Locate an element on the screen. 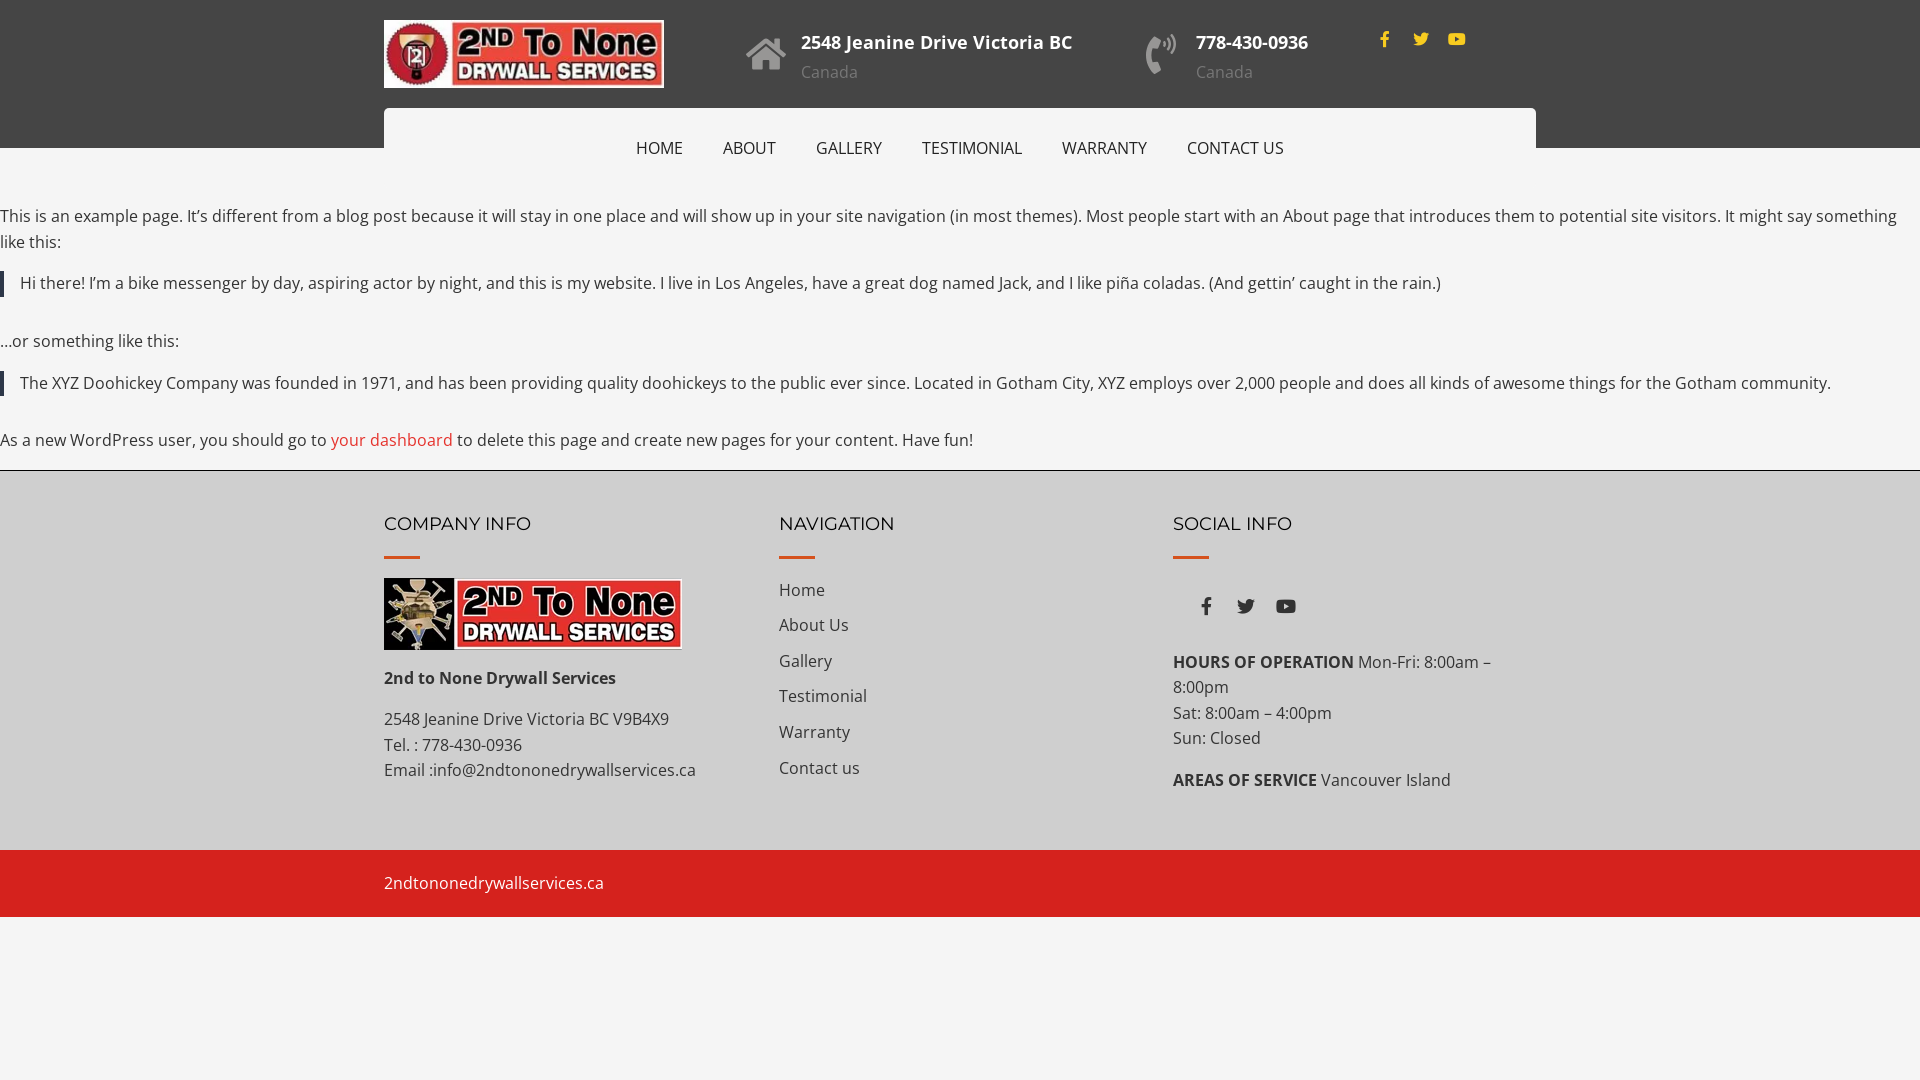 This screenshot has height=1080, width=1920. 'ABOUT' is located at coordinates (702, 146).